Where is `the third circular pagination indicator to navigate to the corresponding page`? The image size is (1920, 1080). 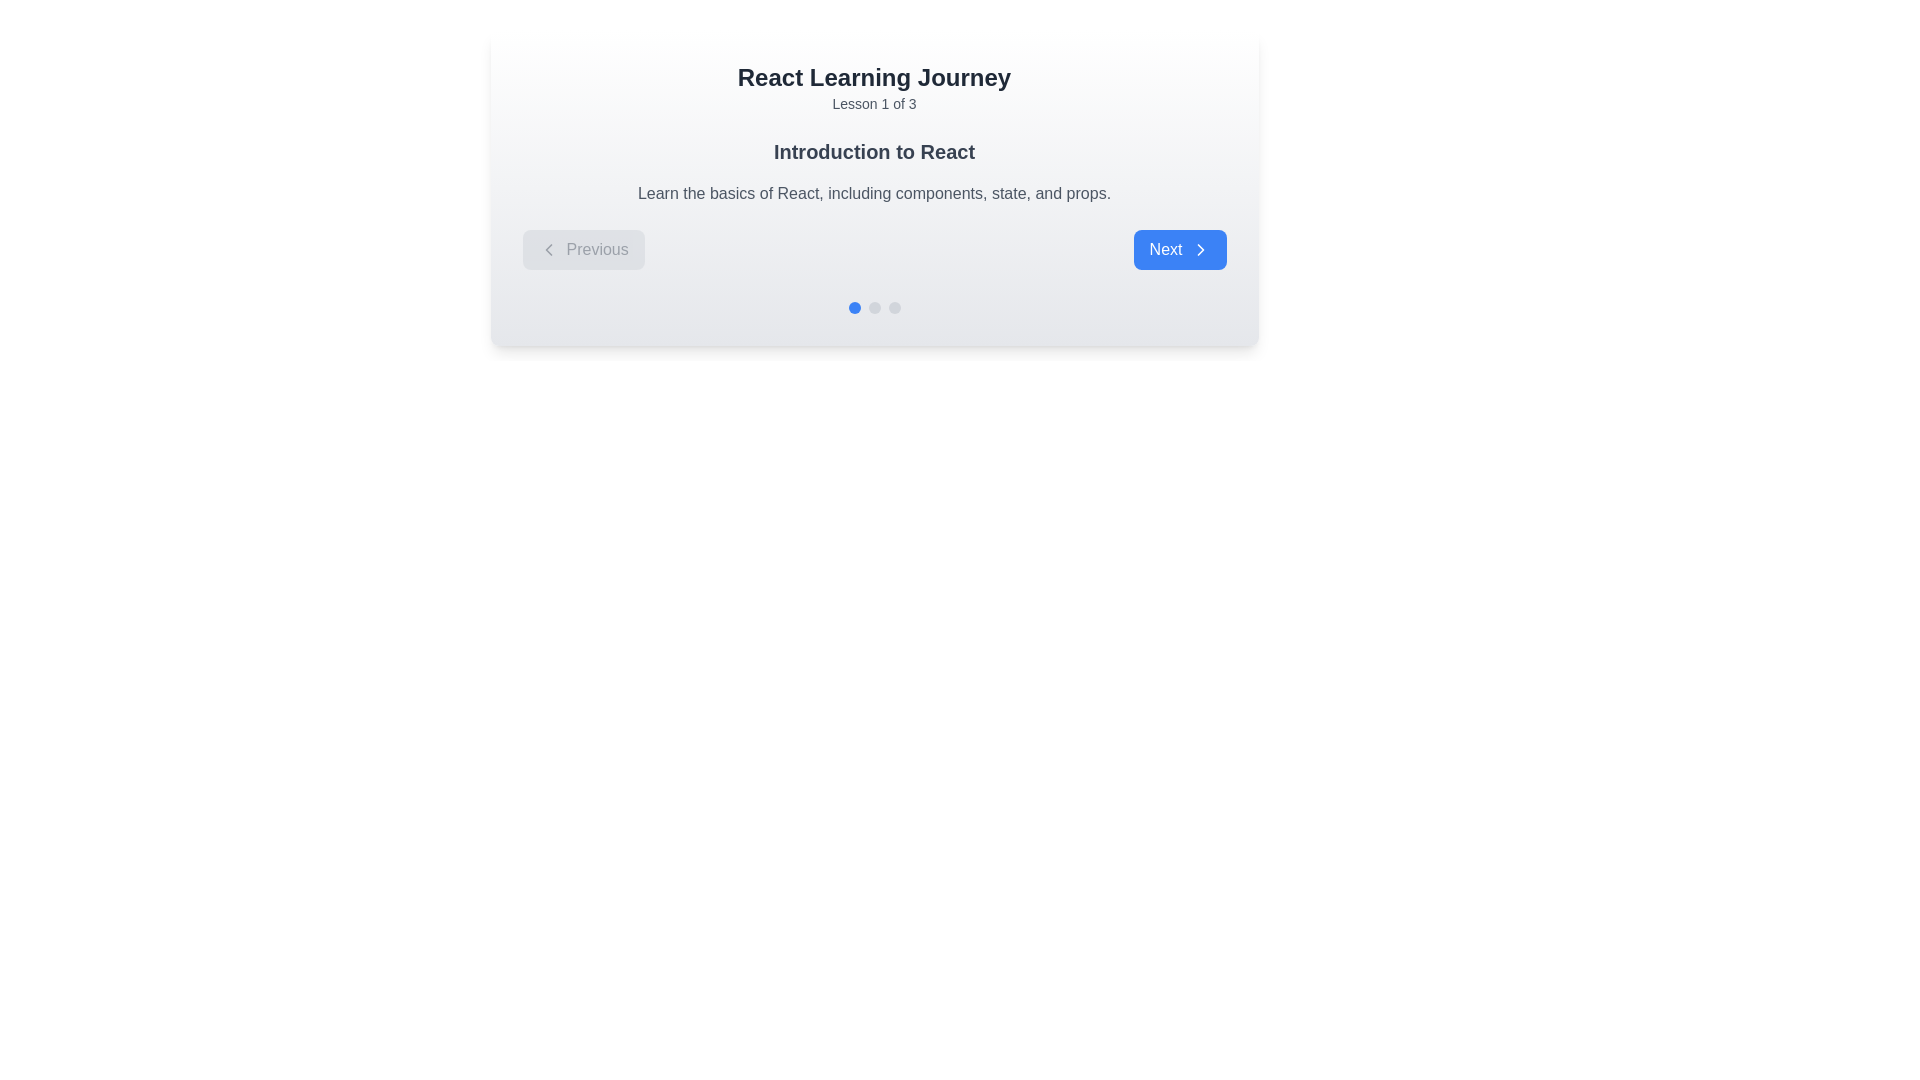
the third circular pagination indicator to navigate to the corresponding page is located at coordinates (893, 308).